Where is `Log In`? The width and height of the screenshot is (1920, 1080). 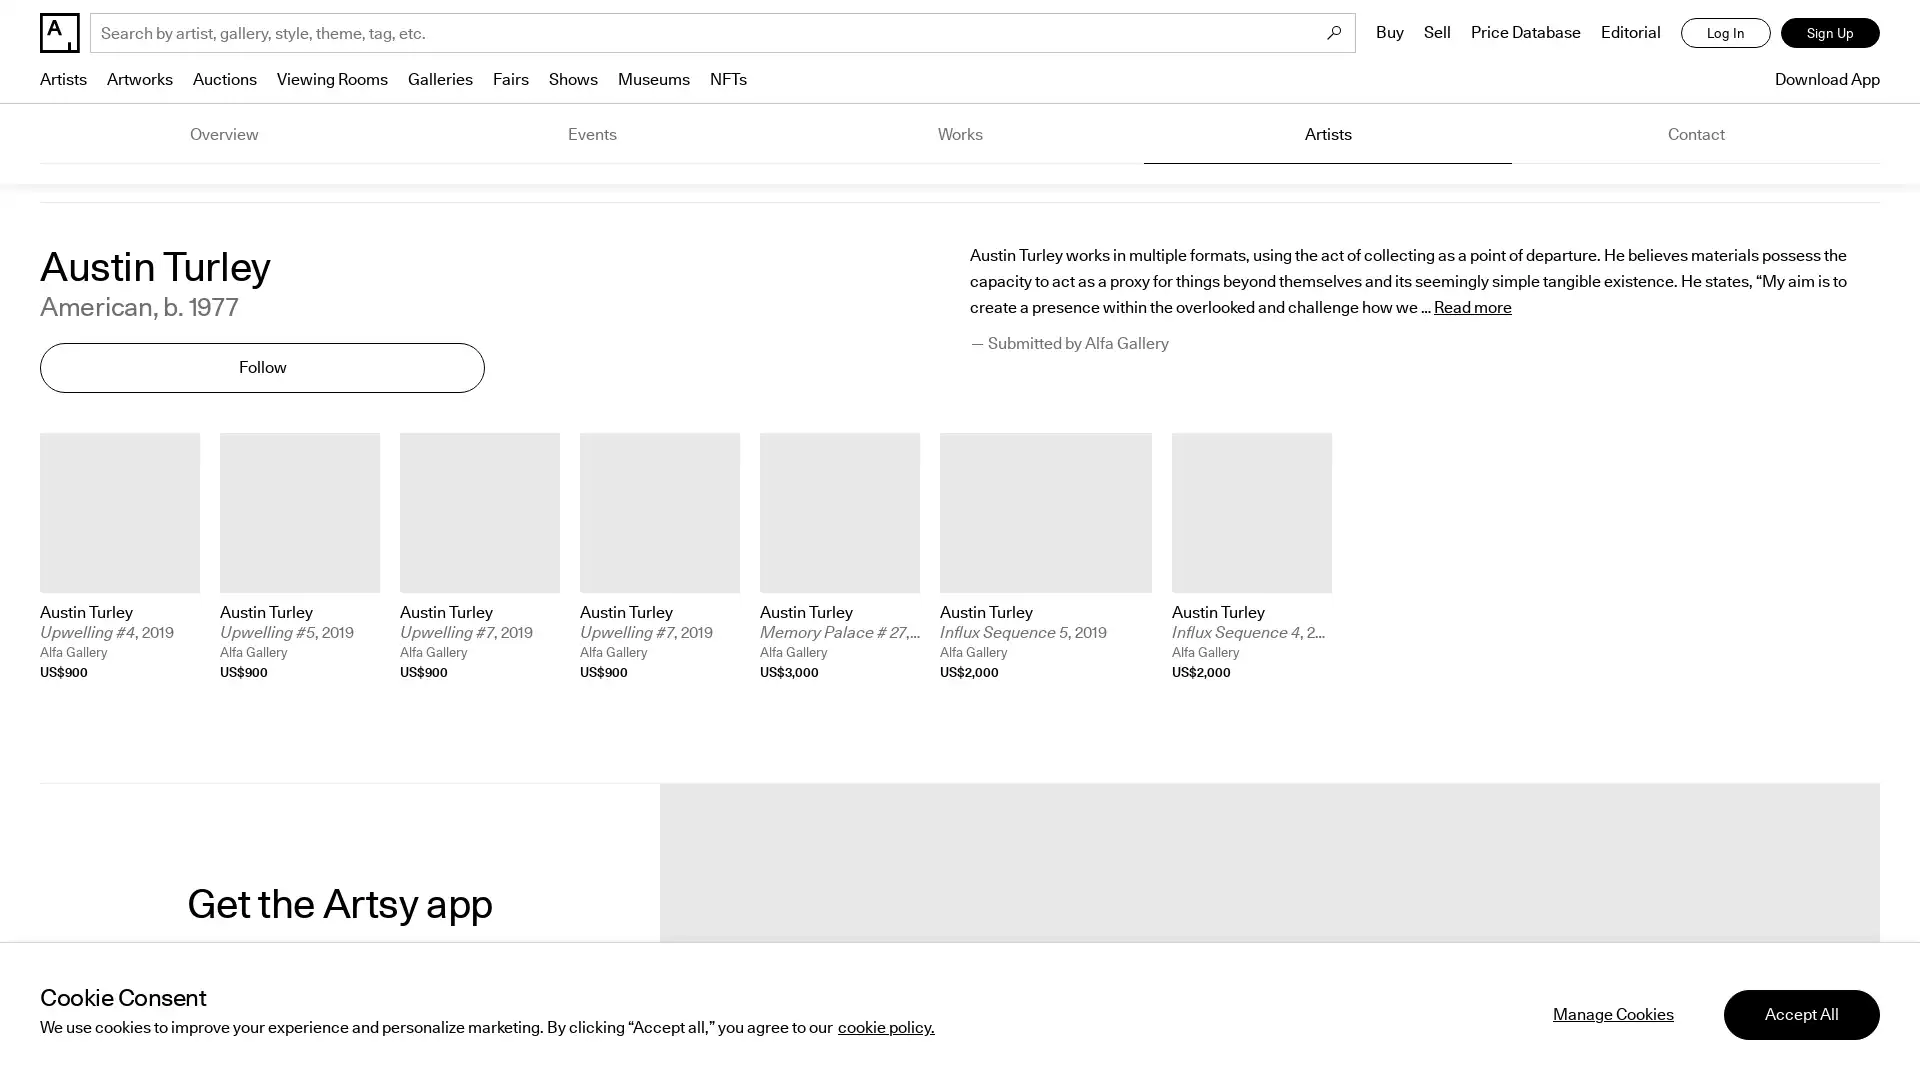
Log In is located at coordinates (1725, 33).